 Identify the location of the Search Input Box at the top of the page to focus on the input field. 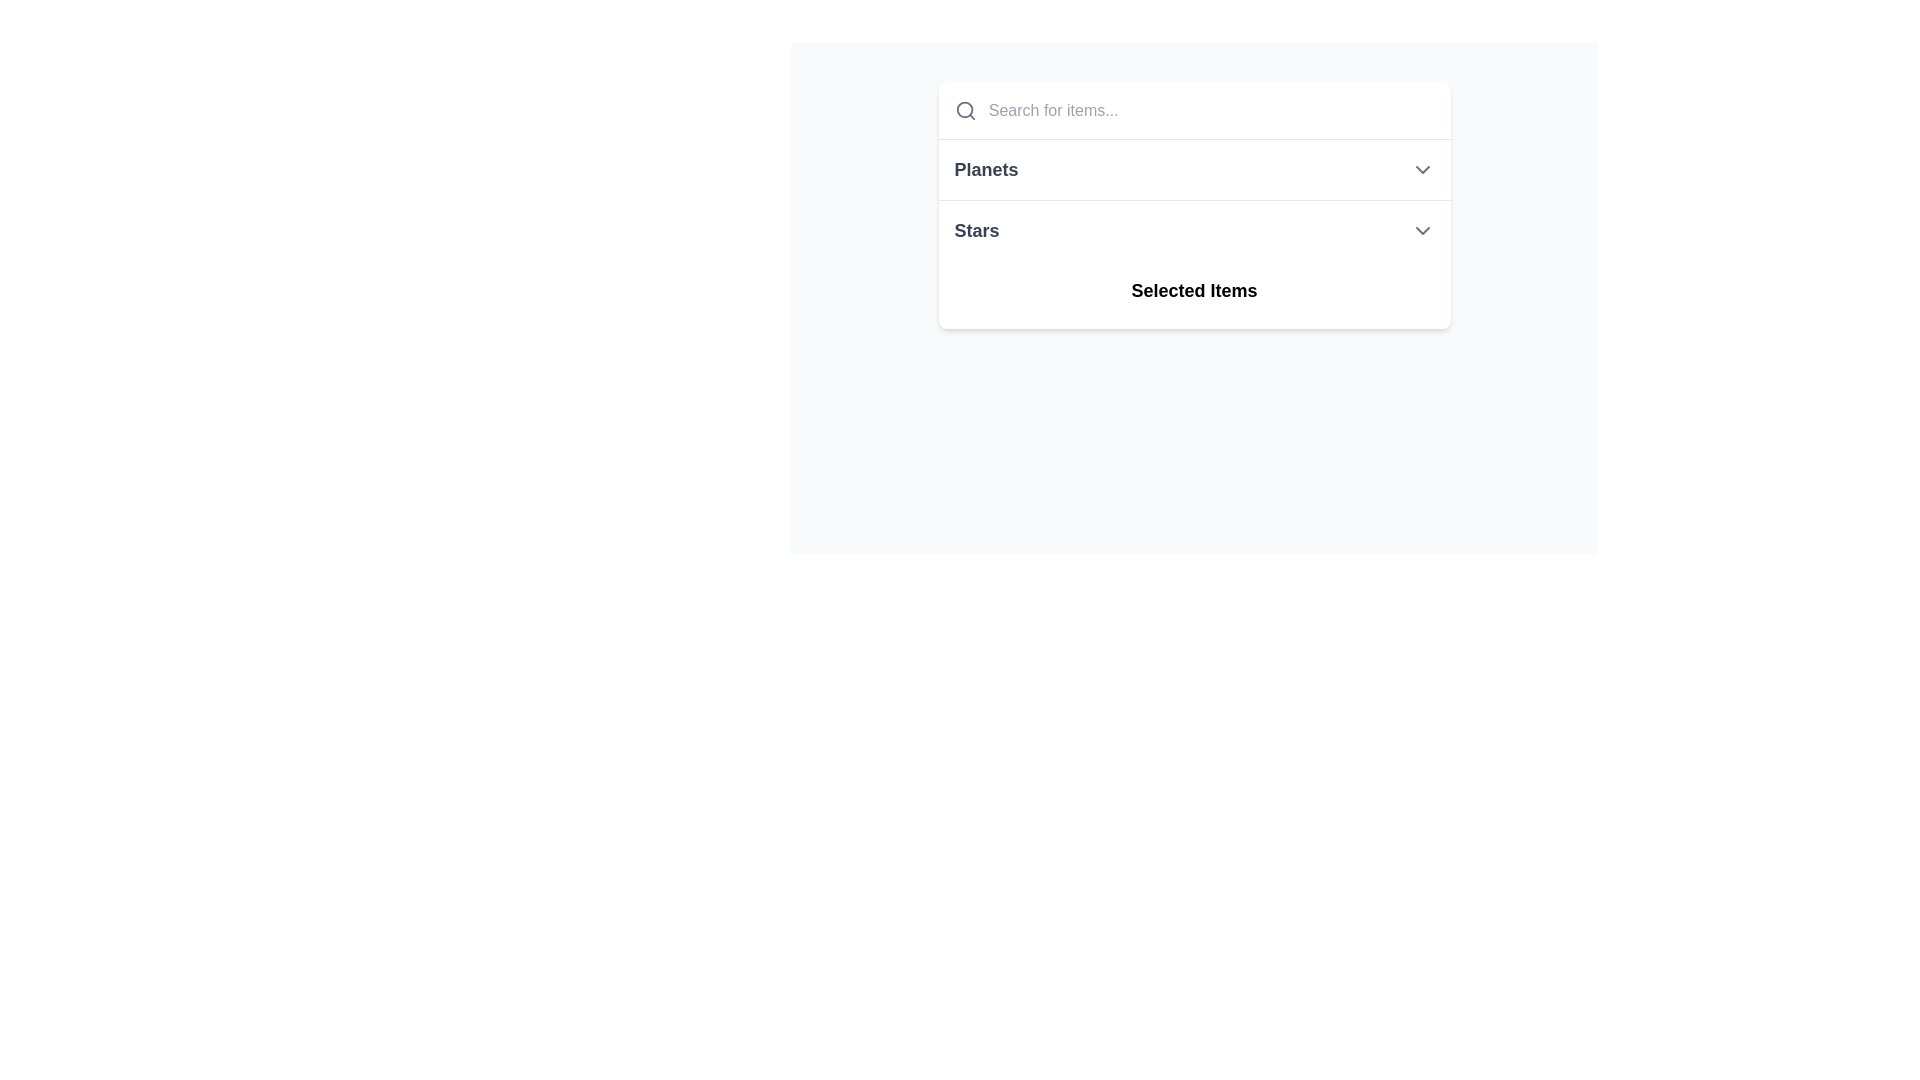
(1194, 111).